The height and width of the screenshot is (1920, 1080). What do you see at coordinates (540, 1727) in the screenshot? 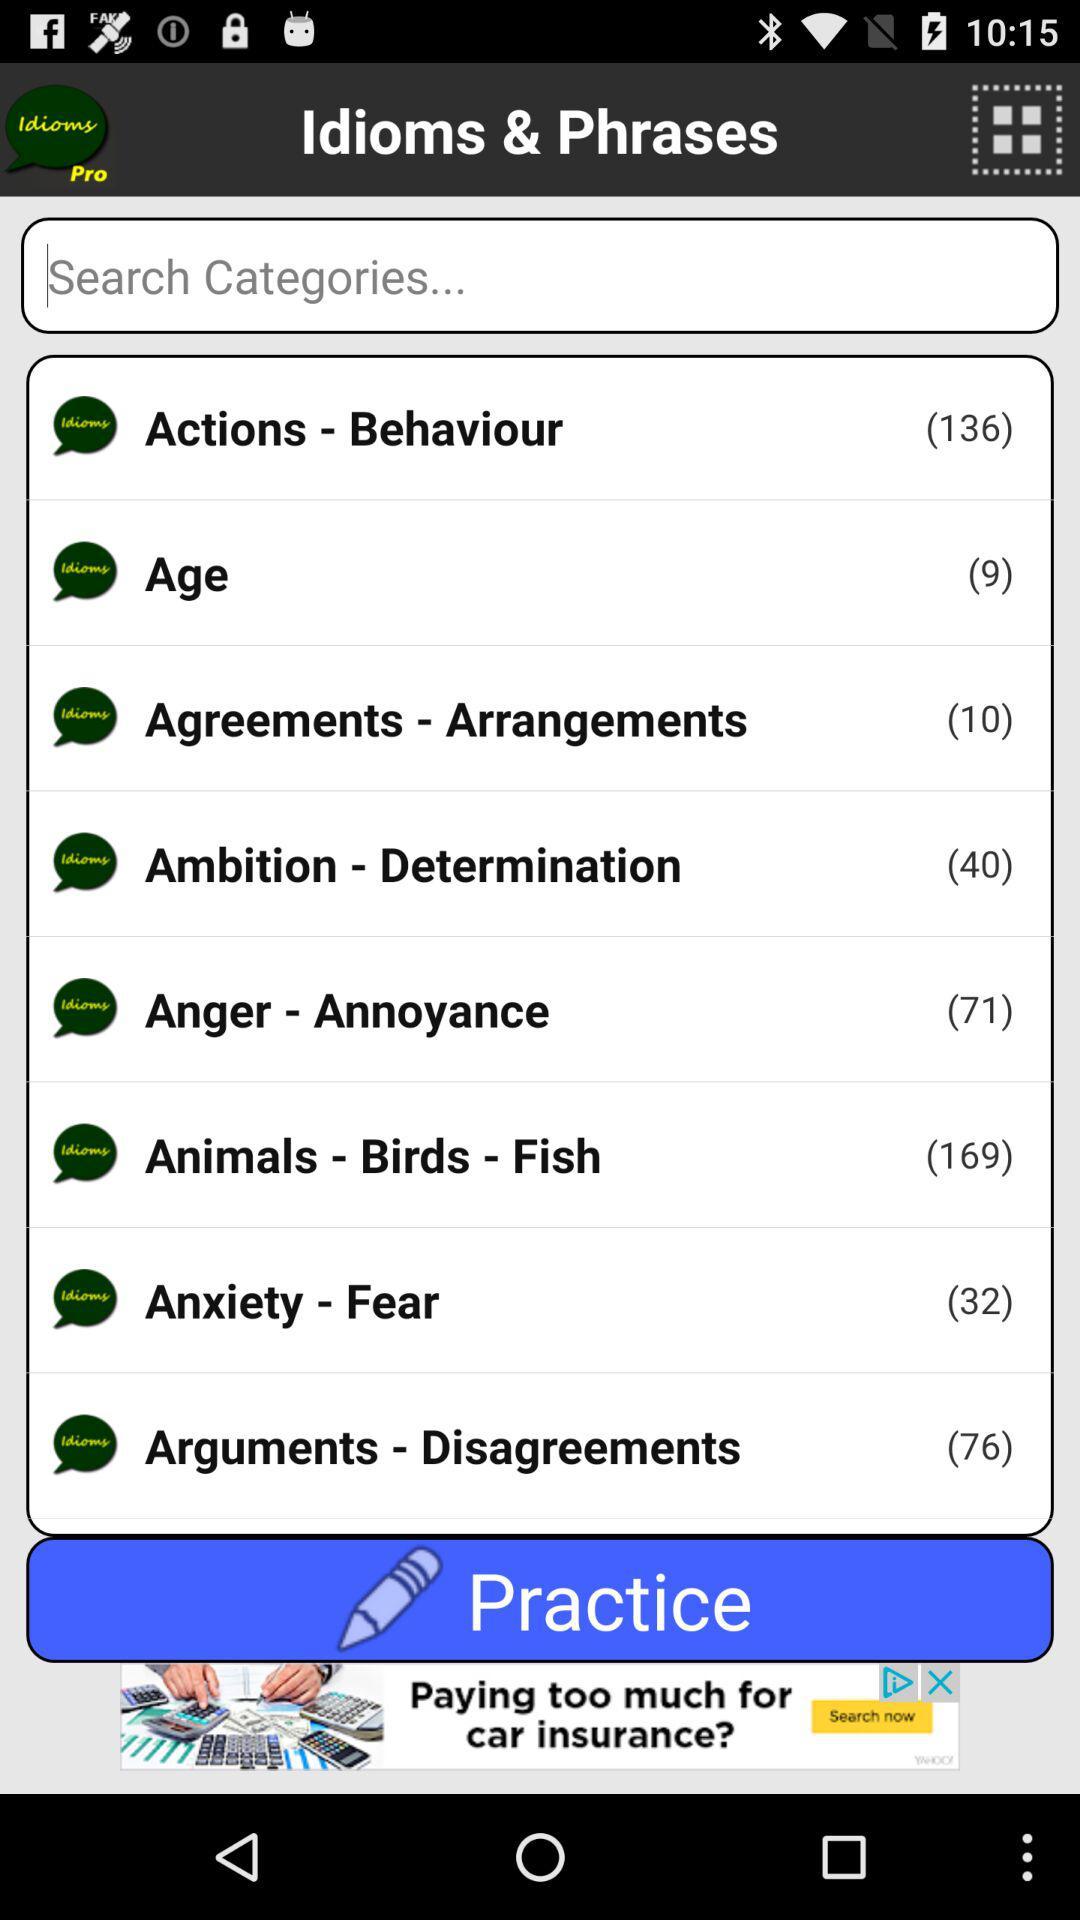
I see `the app` at bounding box center [540, 1727].